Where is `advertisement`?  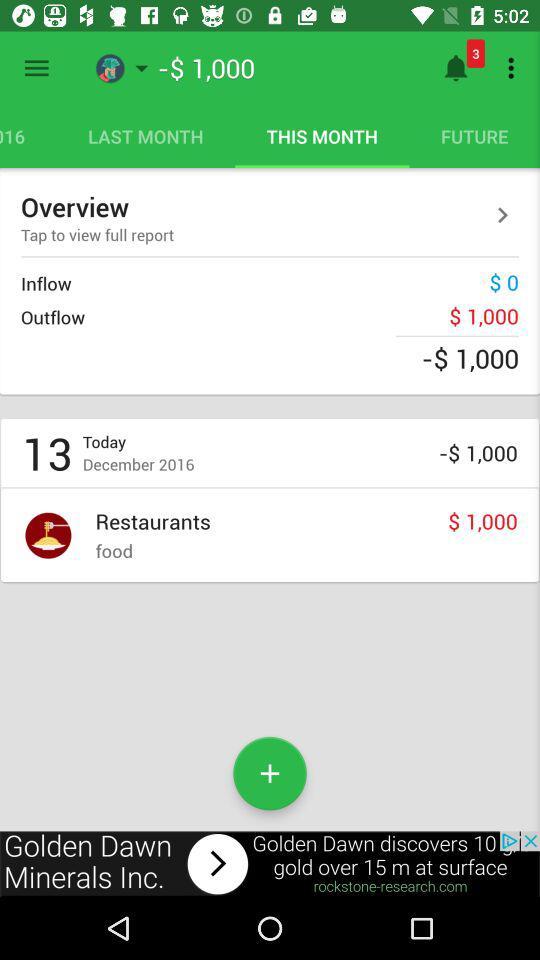 advertisement is located at coordinates (270, 863).